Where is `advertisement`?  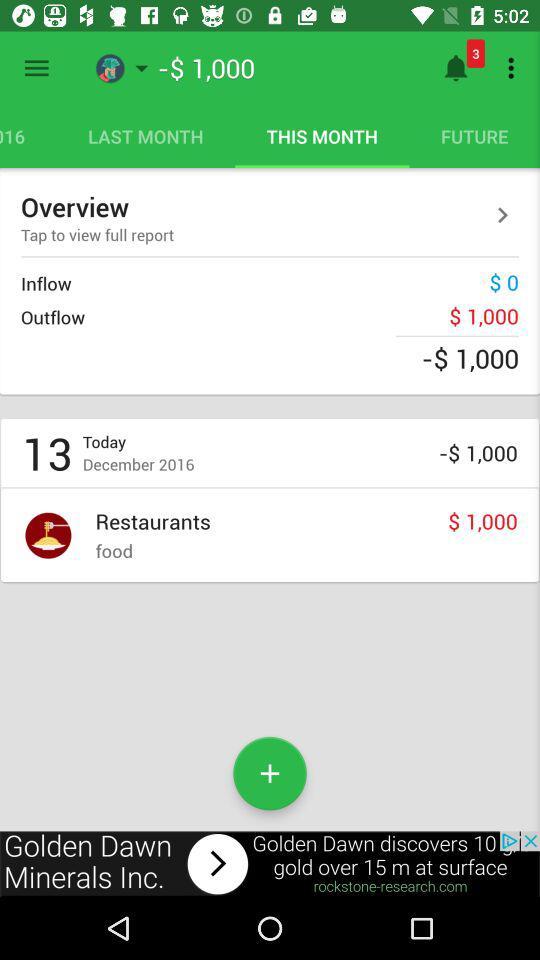 advertisement is located at coordinates (270, 863).